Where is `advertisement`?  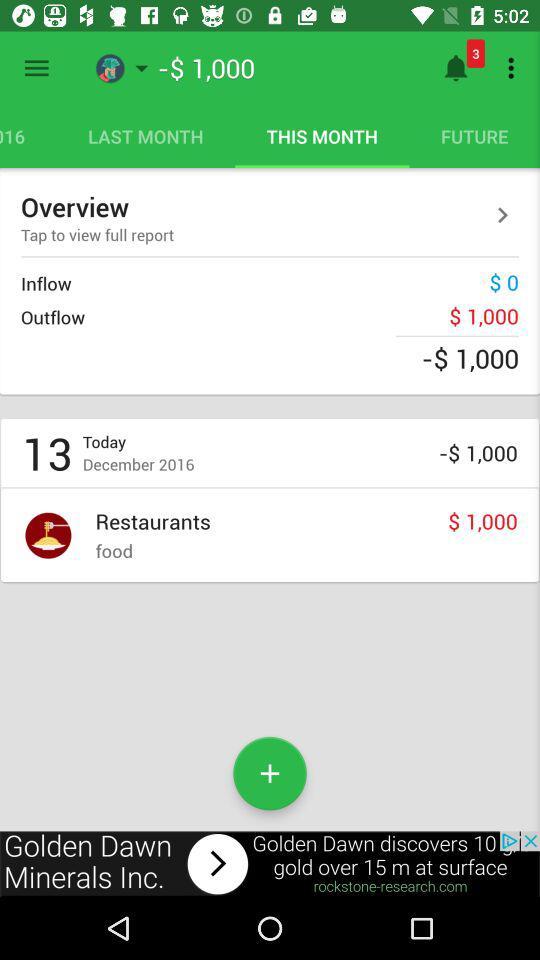 advertisement is located at coordinates (270, 863).